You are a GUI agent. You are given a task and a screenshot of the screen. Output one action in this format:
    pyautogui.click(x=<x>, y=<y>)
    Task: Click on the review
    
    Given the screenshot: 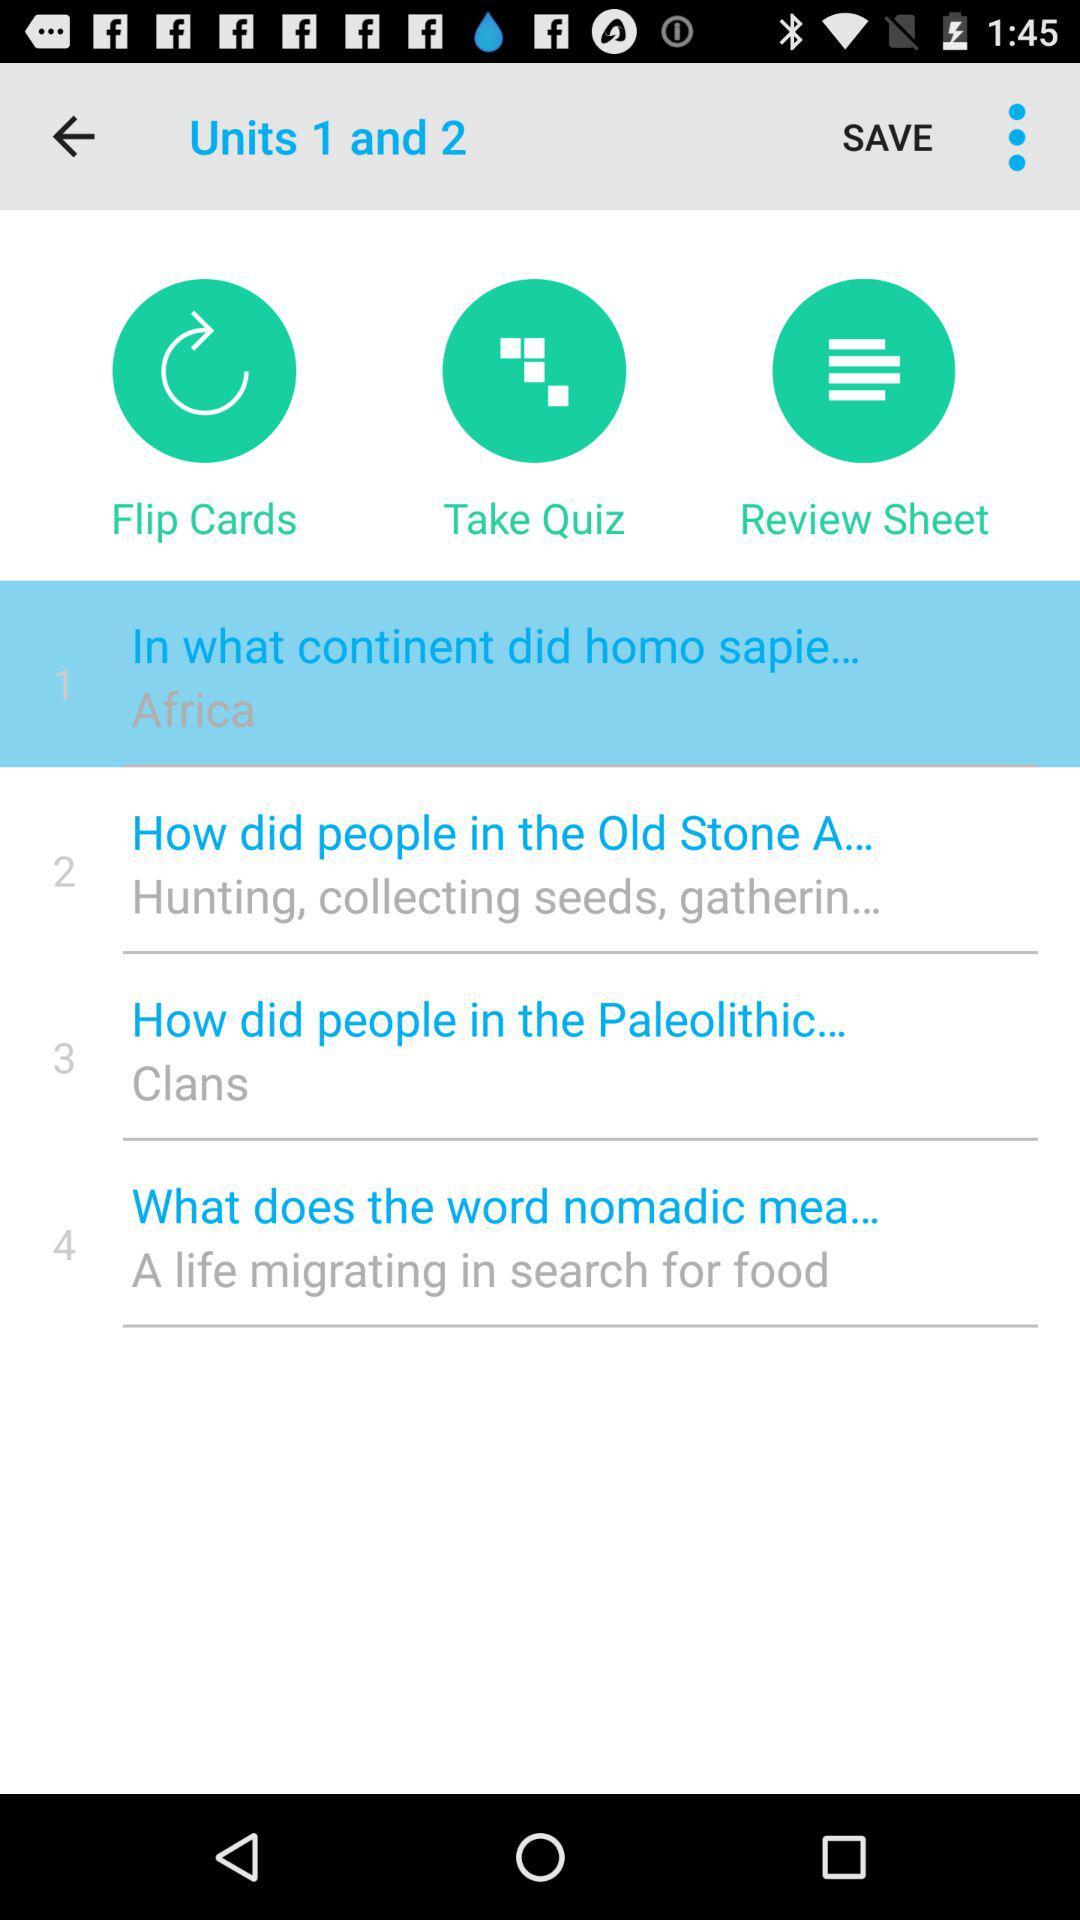 What is the action you would take?
    pyautogui.click(x=863, y=370)
    